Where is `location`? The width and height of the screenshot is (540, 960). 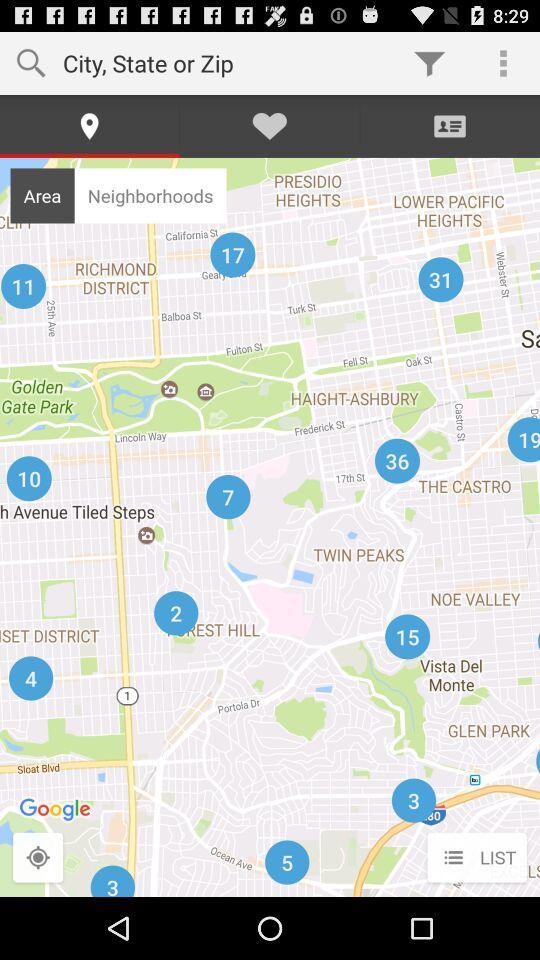
location is located at coordinates (38, 857).